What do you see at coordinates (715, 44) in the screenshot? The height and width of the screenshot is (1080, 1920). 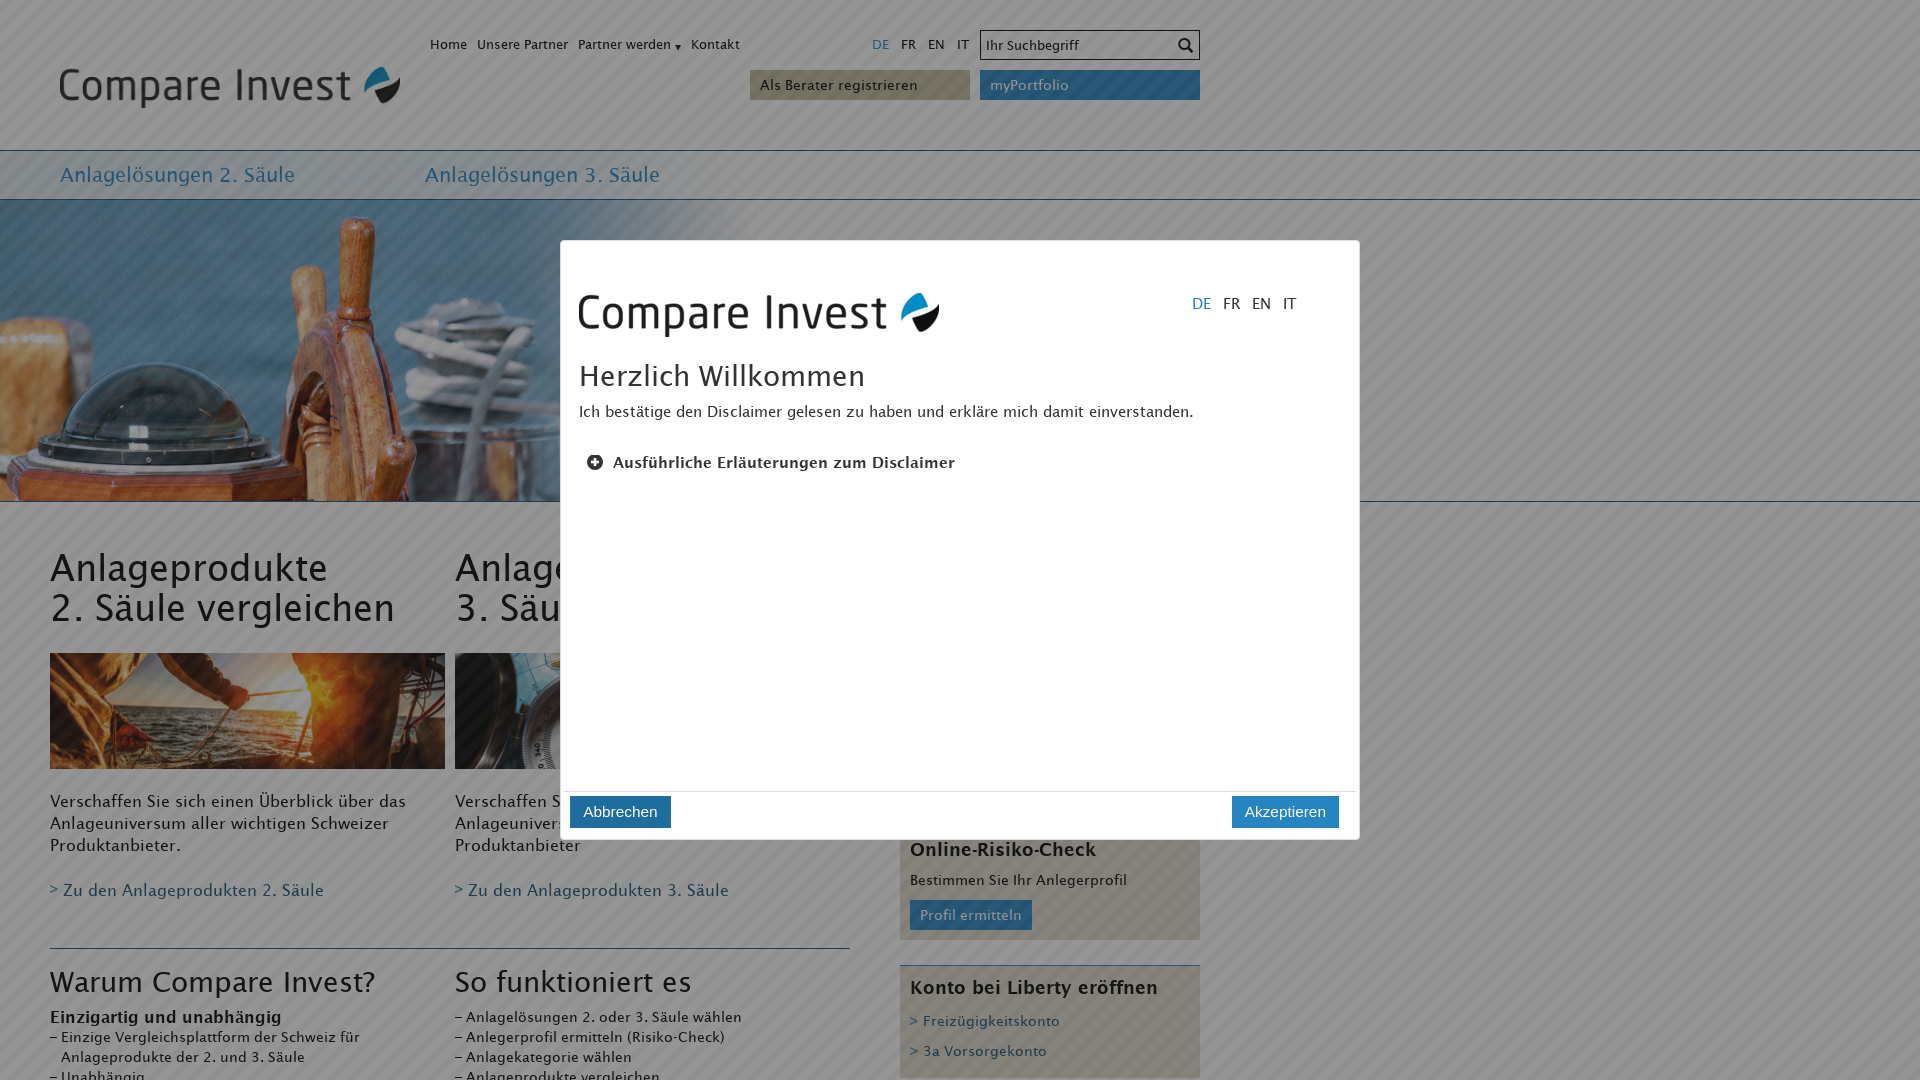 I see `'Kontakt'` at bounding box center [715, 44].